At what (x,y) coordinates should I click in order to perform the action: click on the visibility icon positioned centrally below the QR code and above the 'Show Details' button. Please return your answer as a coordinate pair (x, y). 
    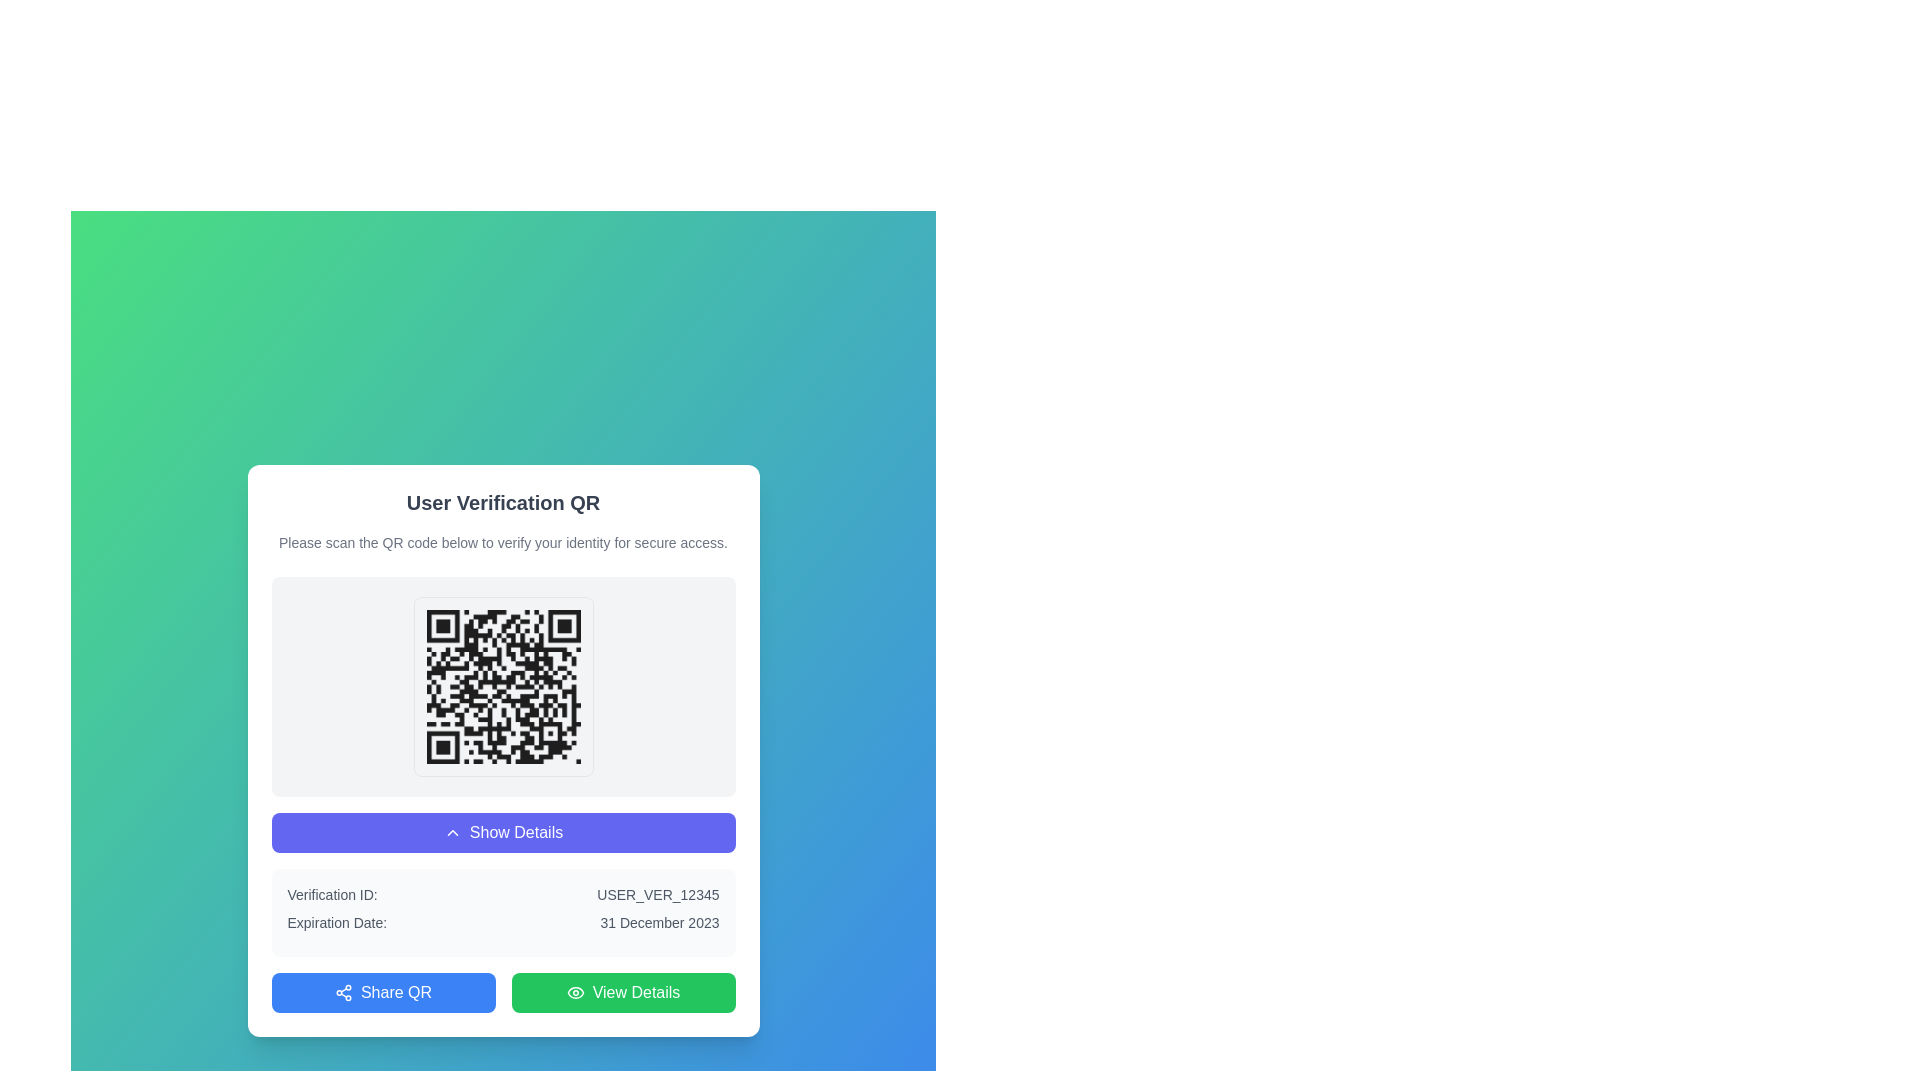
    Looking at the image, I should click on (574, 992).